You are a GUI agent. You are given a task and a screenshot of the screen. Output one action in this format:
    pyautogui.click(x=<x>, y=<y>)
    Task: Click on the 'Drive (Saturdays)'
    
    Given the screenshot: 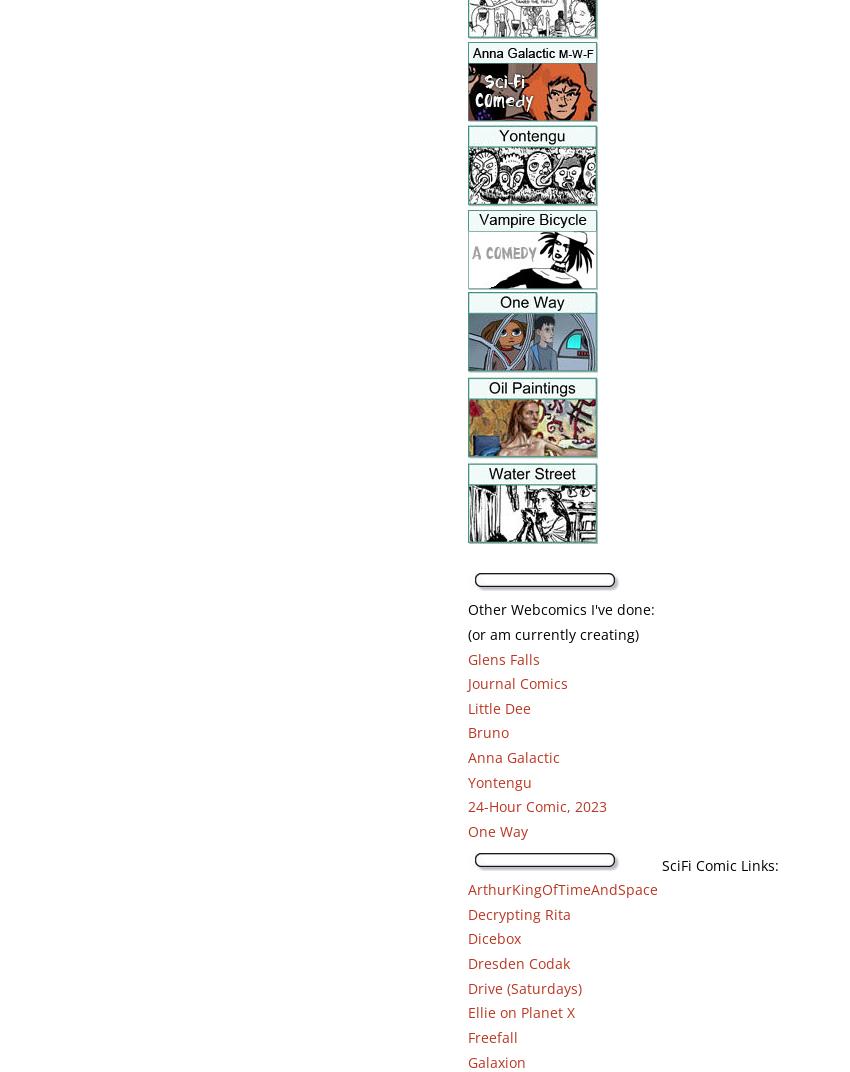 What is the action you would take?
    pyautogui.click(x=523, y=986)
    